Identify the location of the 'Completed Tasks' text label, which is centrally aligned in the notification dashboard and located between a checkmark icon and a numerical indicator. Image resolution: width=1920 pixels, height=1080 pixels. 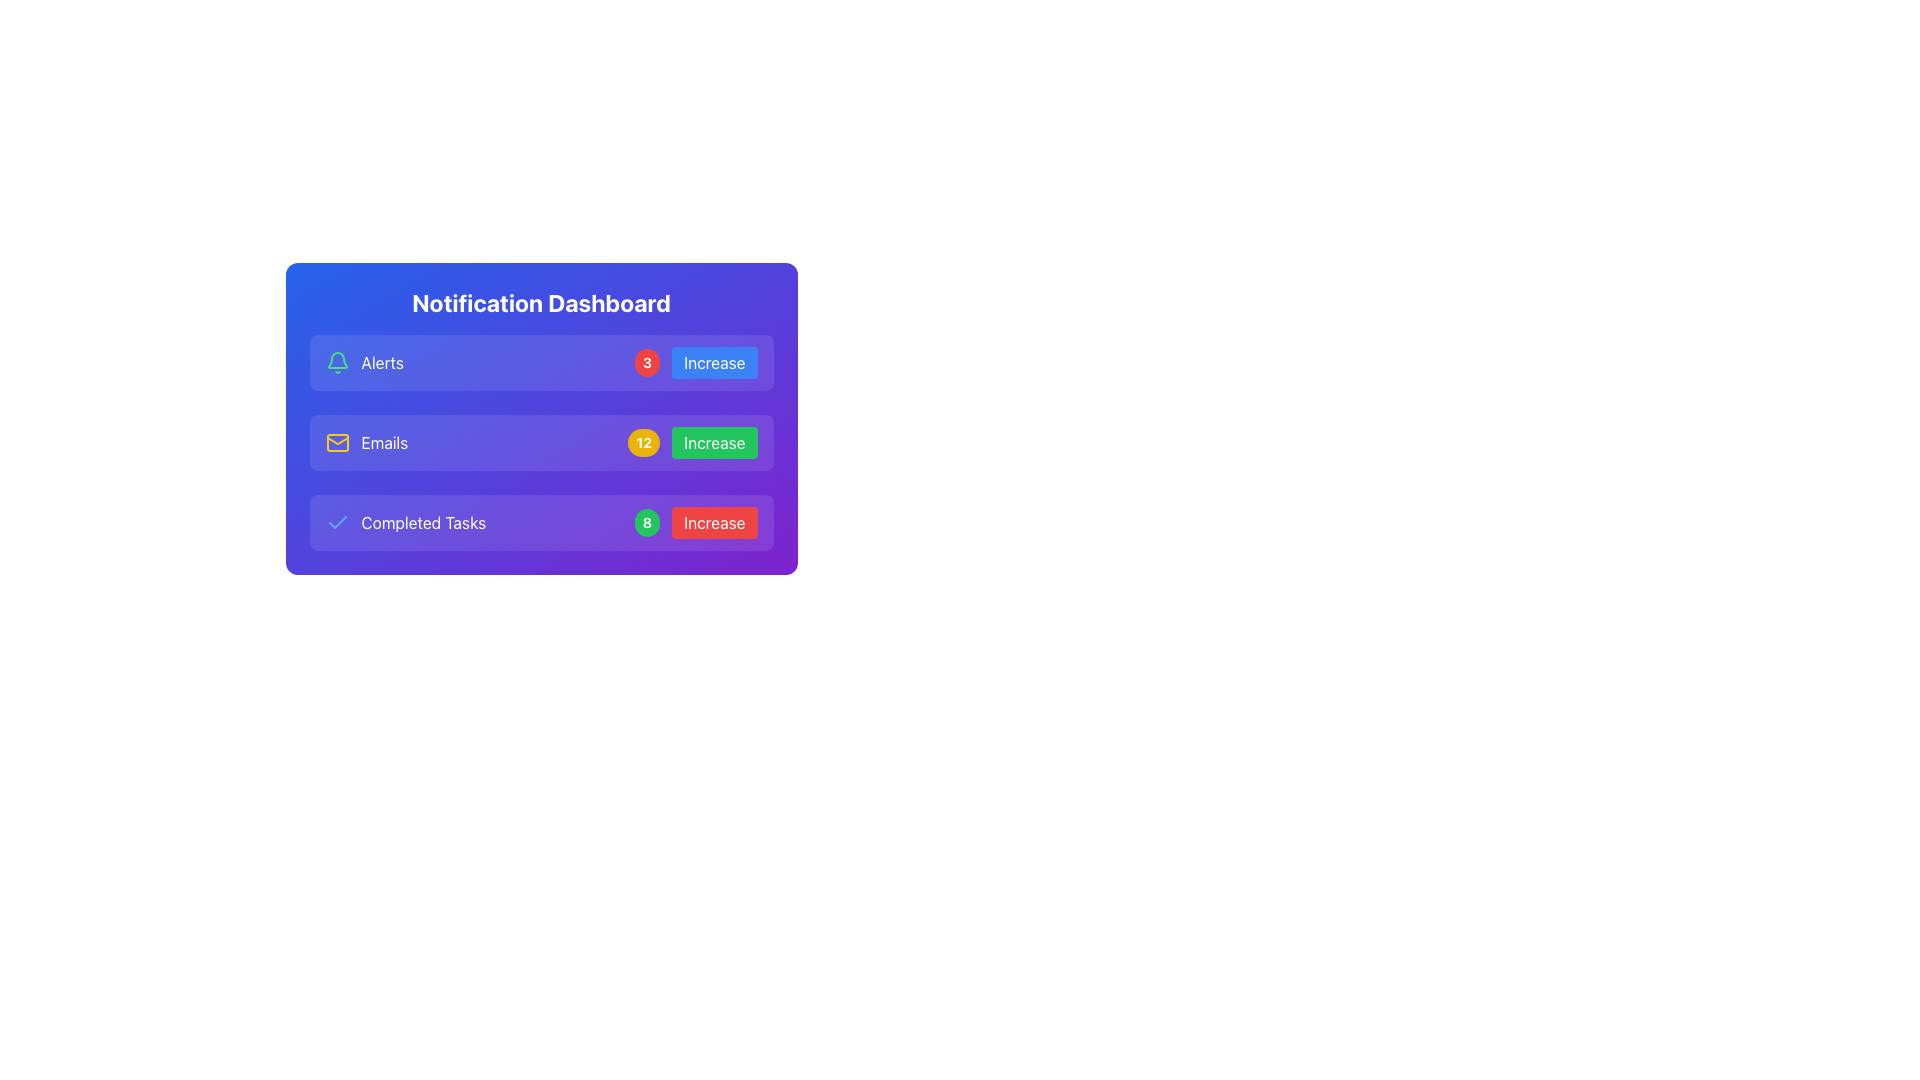
(422, 522).